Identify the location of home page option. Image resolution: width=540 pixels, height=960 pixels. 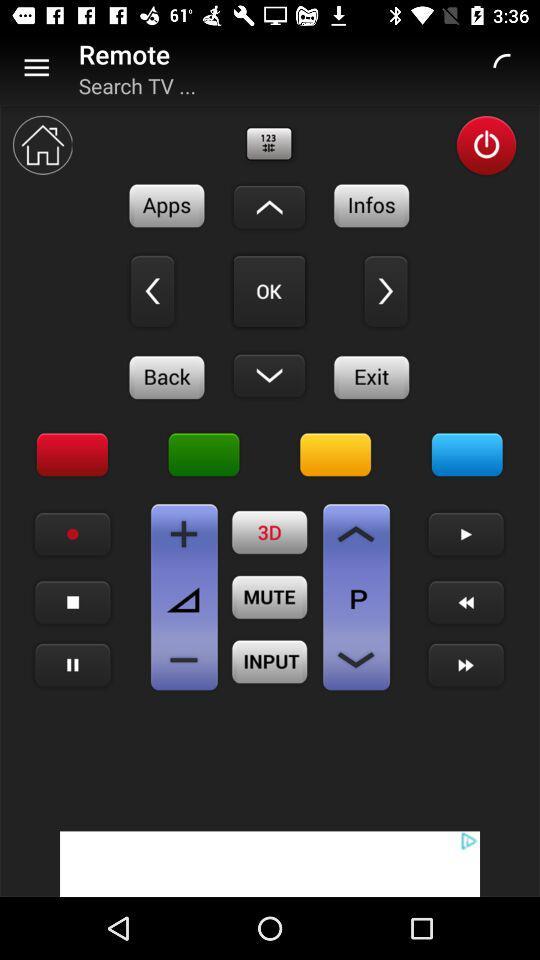
(42, 144).